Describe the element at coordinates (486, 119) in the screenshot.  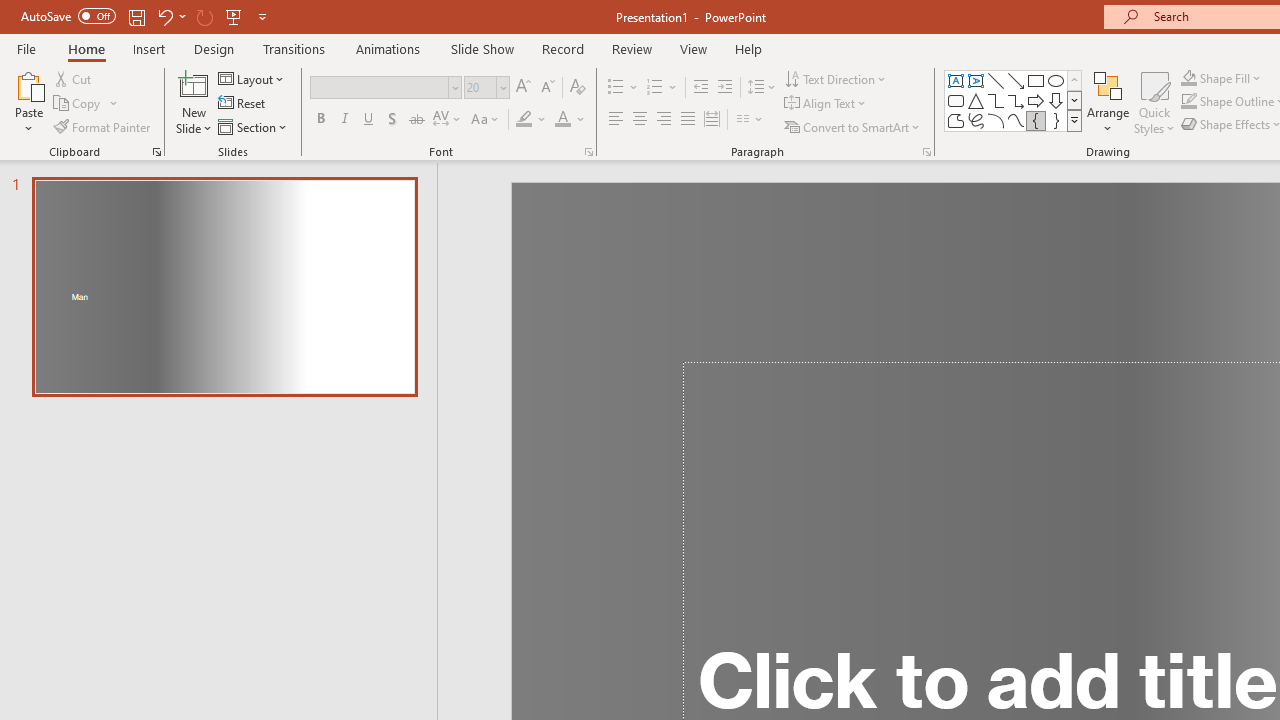
I see `'Change Case'` at that location.